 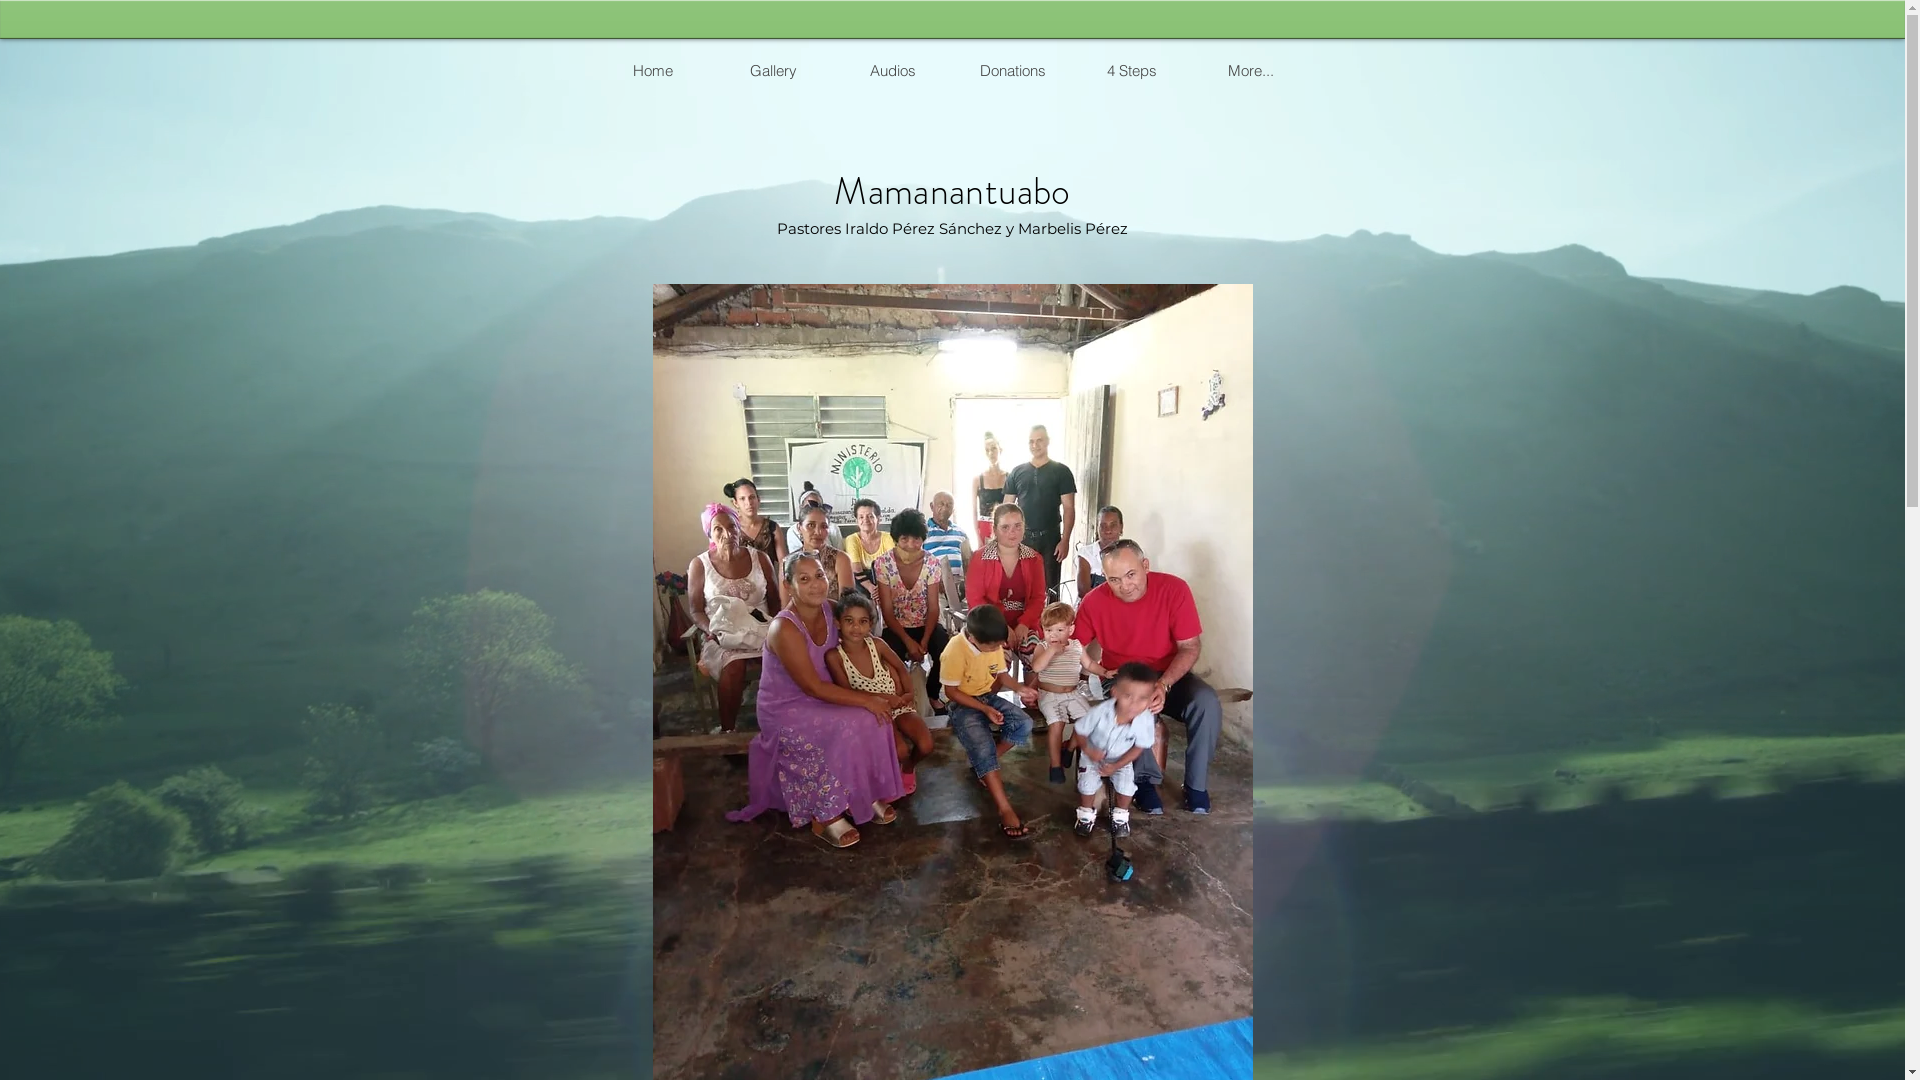 I want to click on 'Home', so click(x=652, y=69).